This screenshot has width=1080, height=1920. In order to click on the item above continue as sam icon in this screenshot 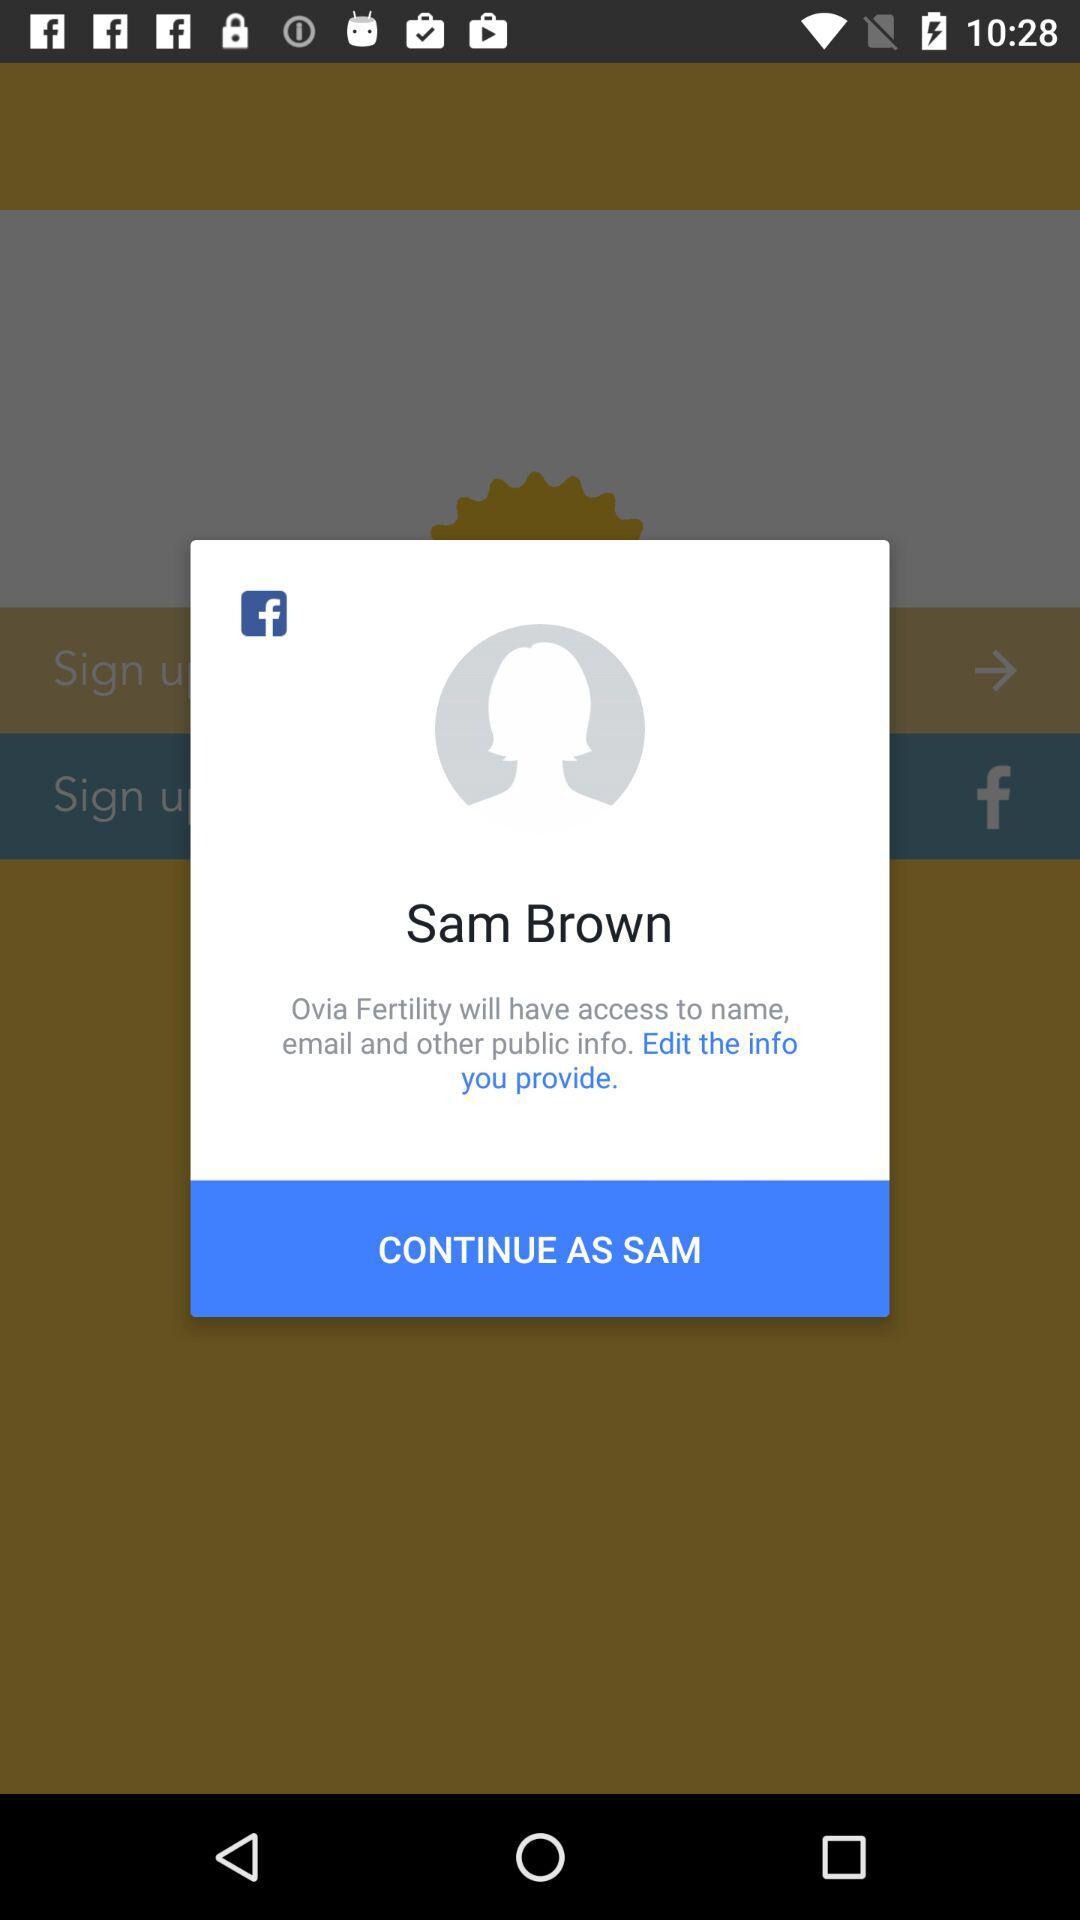, I will do `click(540, 1041)`.